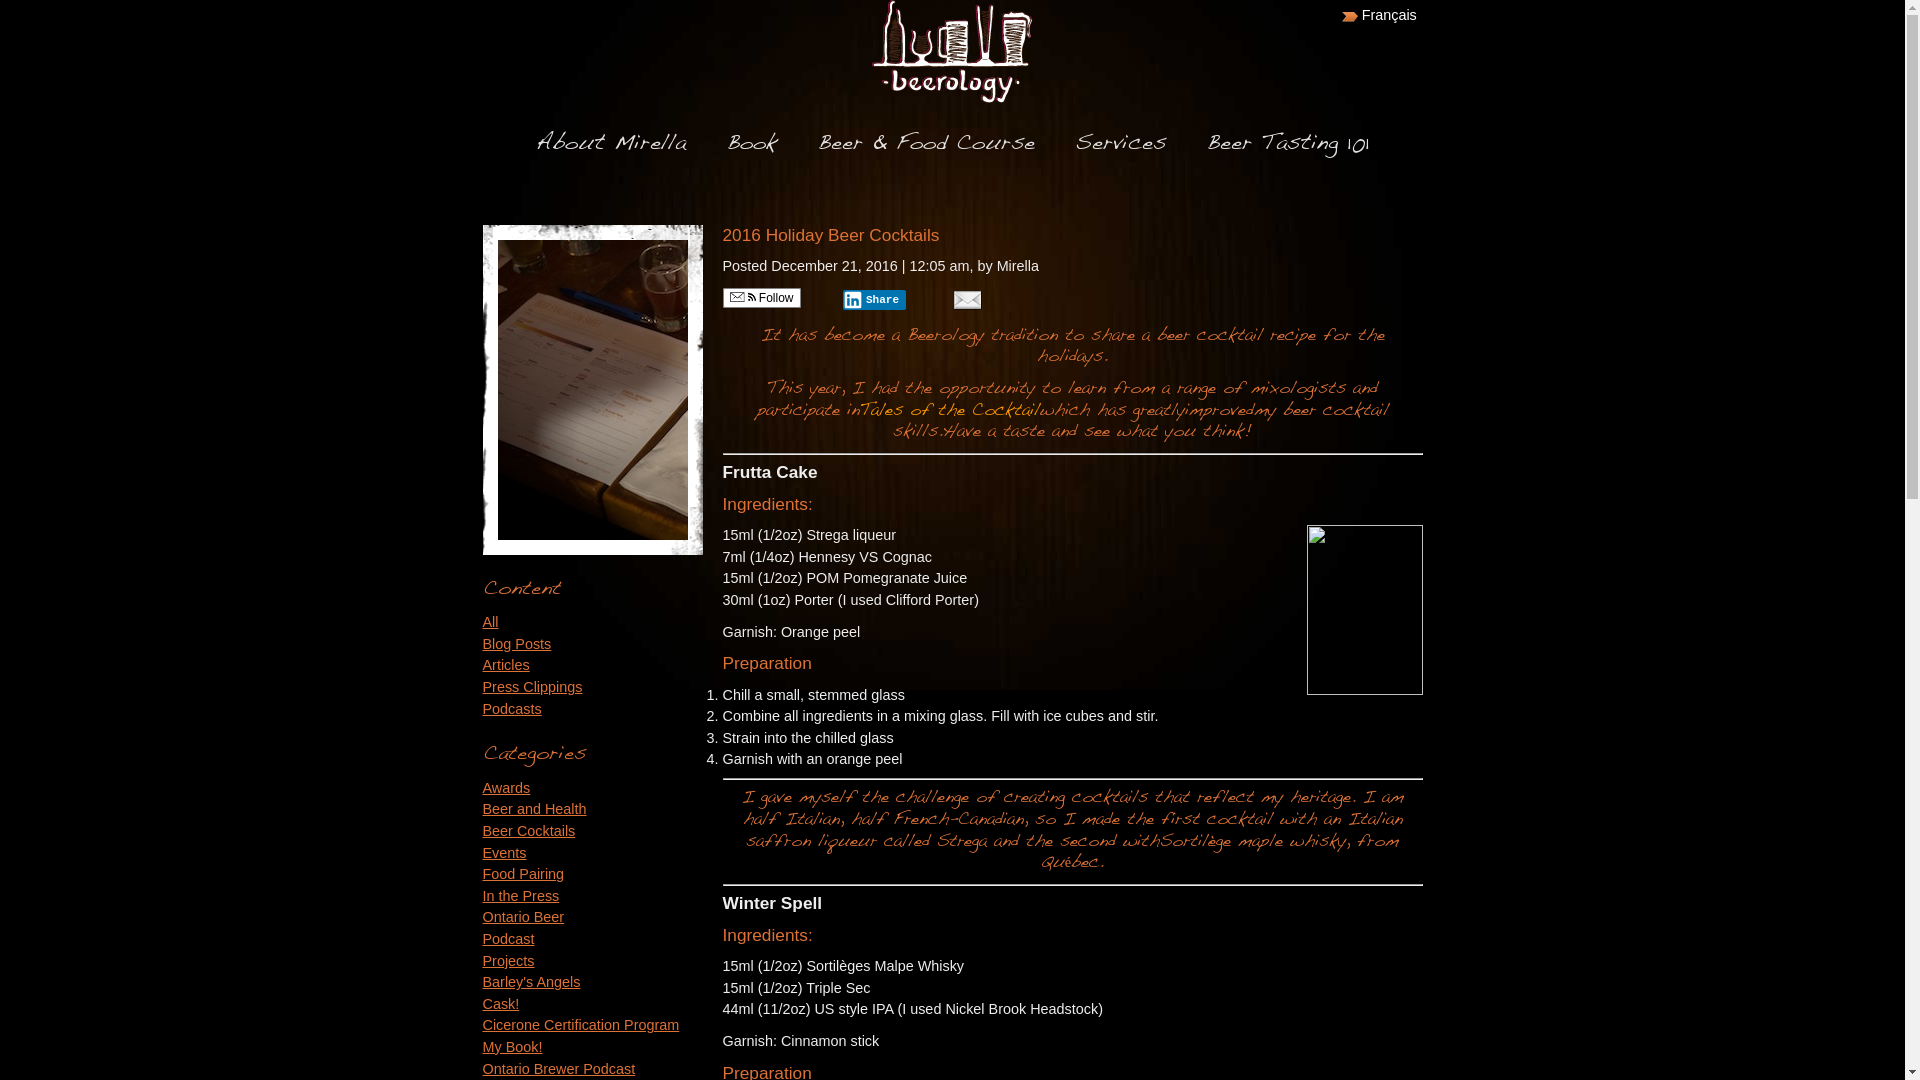  I want to click on 'Beer Cocktails', so click(481, 830).